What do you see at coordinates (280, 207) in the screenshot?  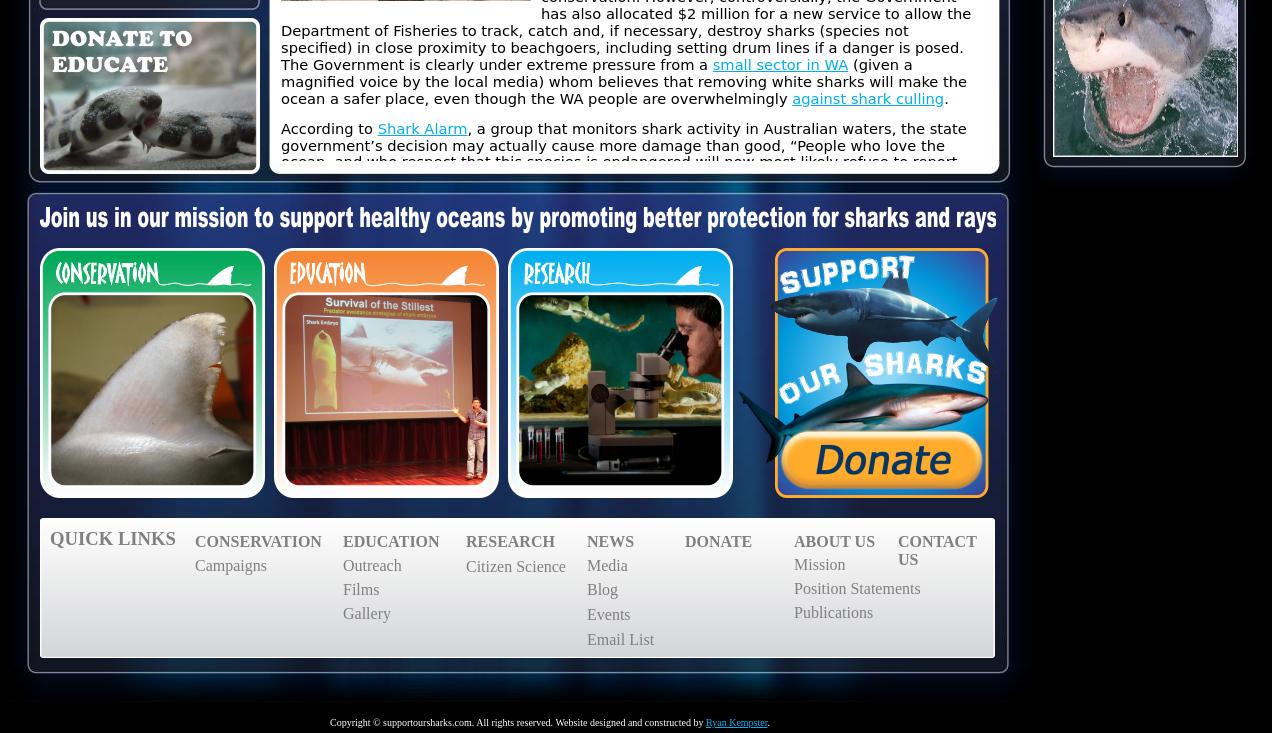 I see `'In fact, during the latter half of the 20th century, shark culling 
			was carried out in'` at bounding box center [280, 207].